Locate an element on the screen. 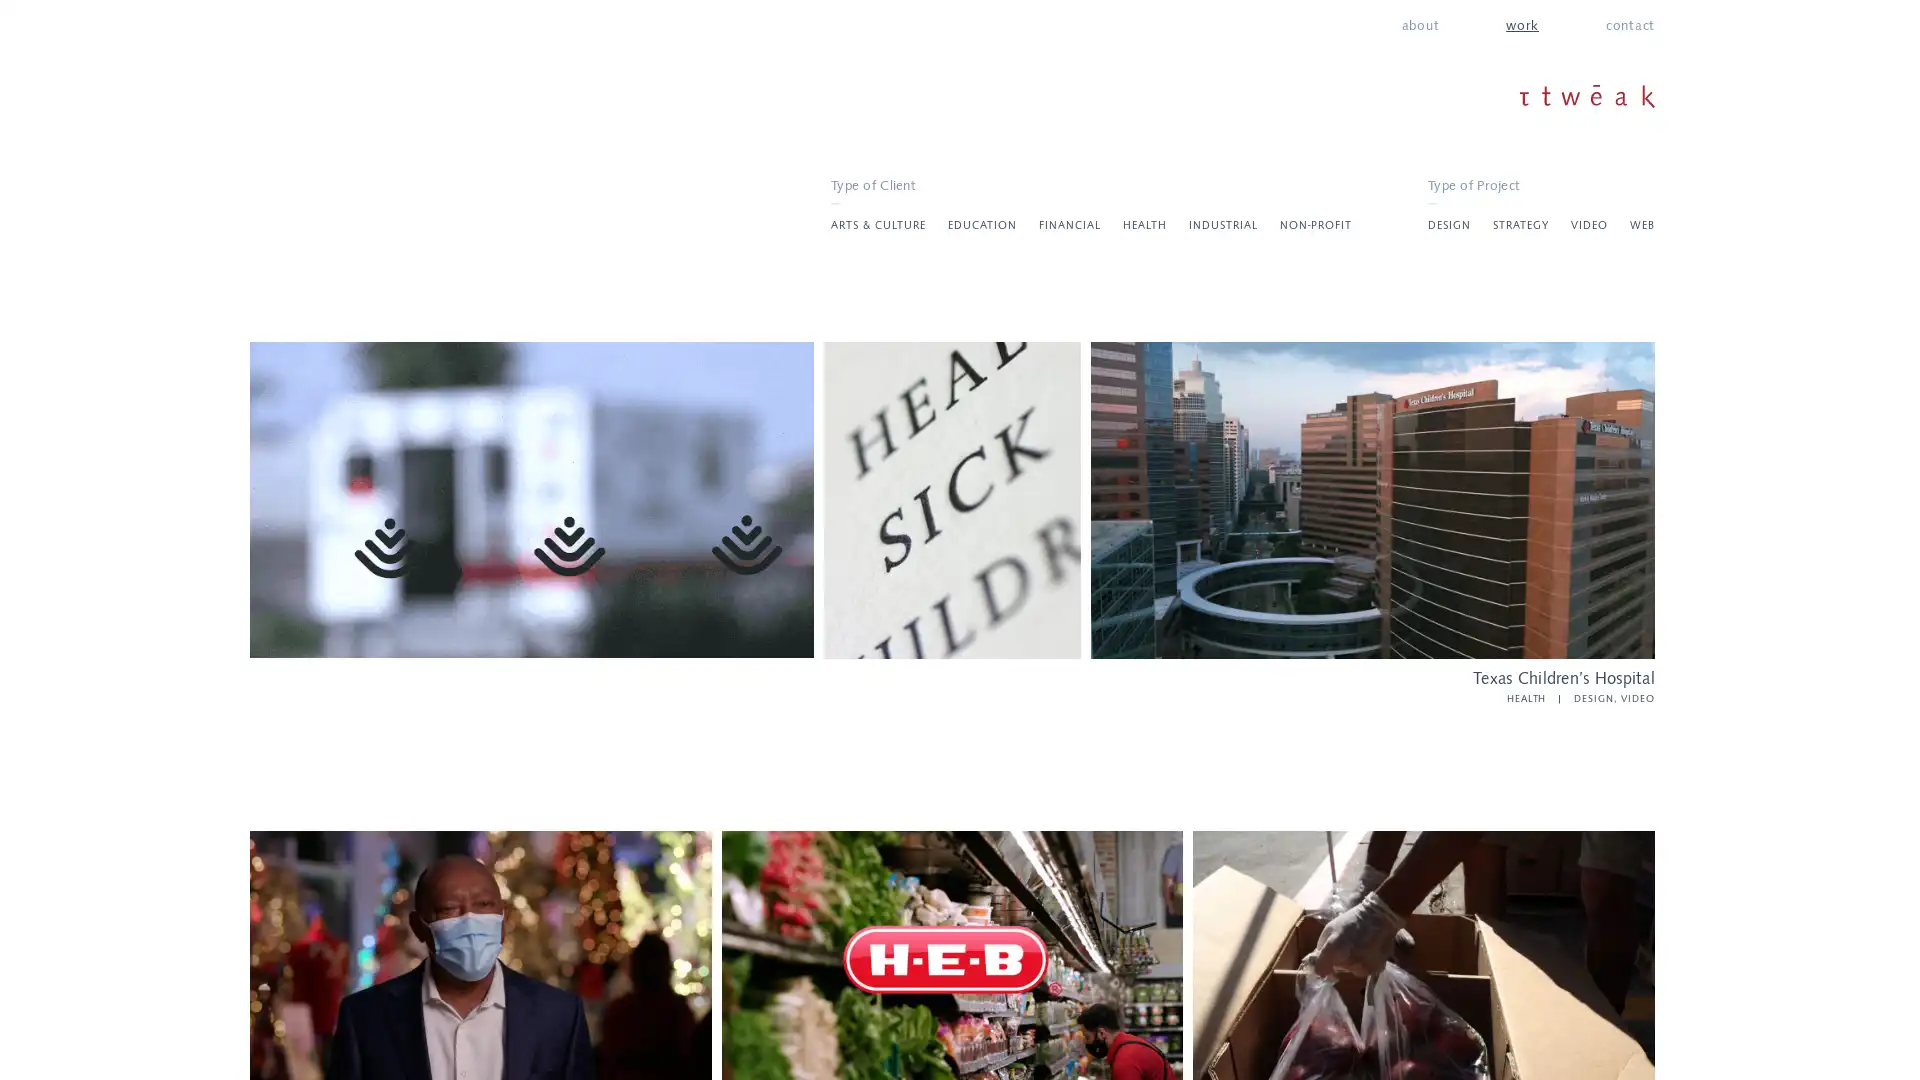  HEALTH is located at coordinates (1145, 225).